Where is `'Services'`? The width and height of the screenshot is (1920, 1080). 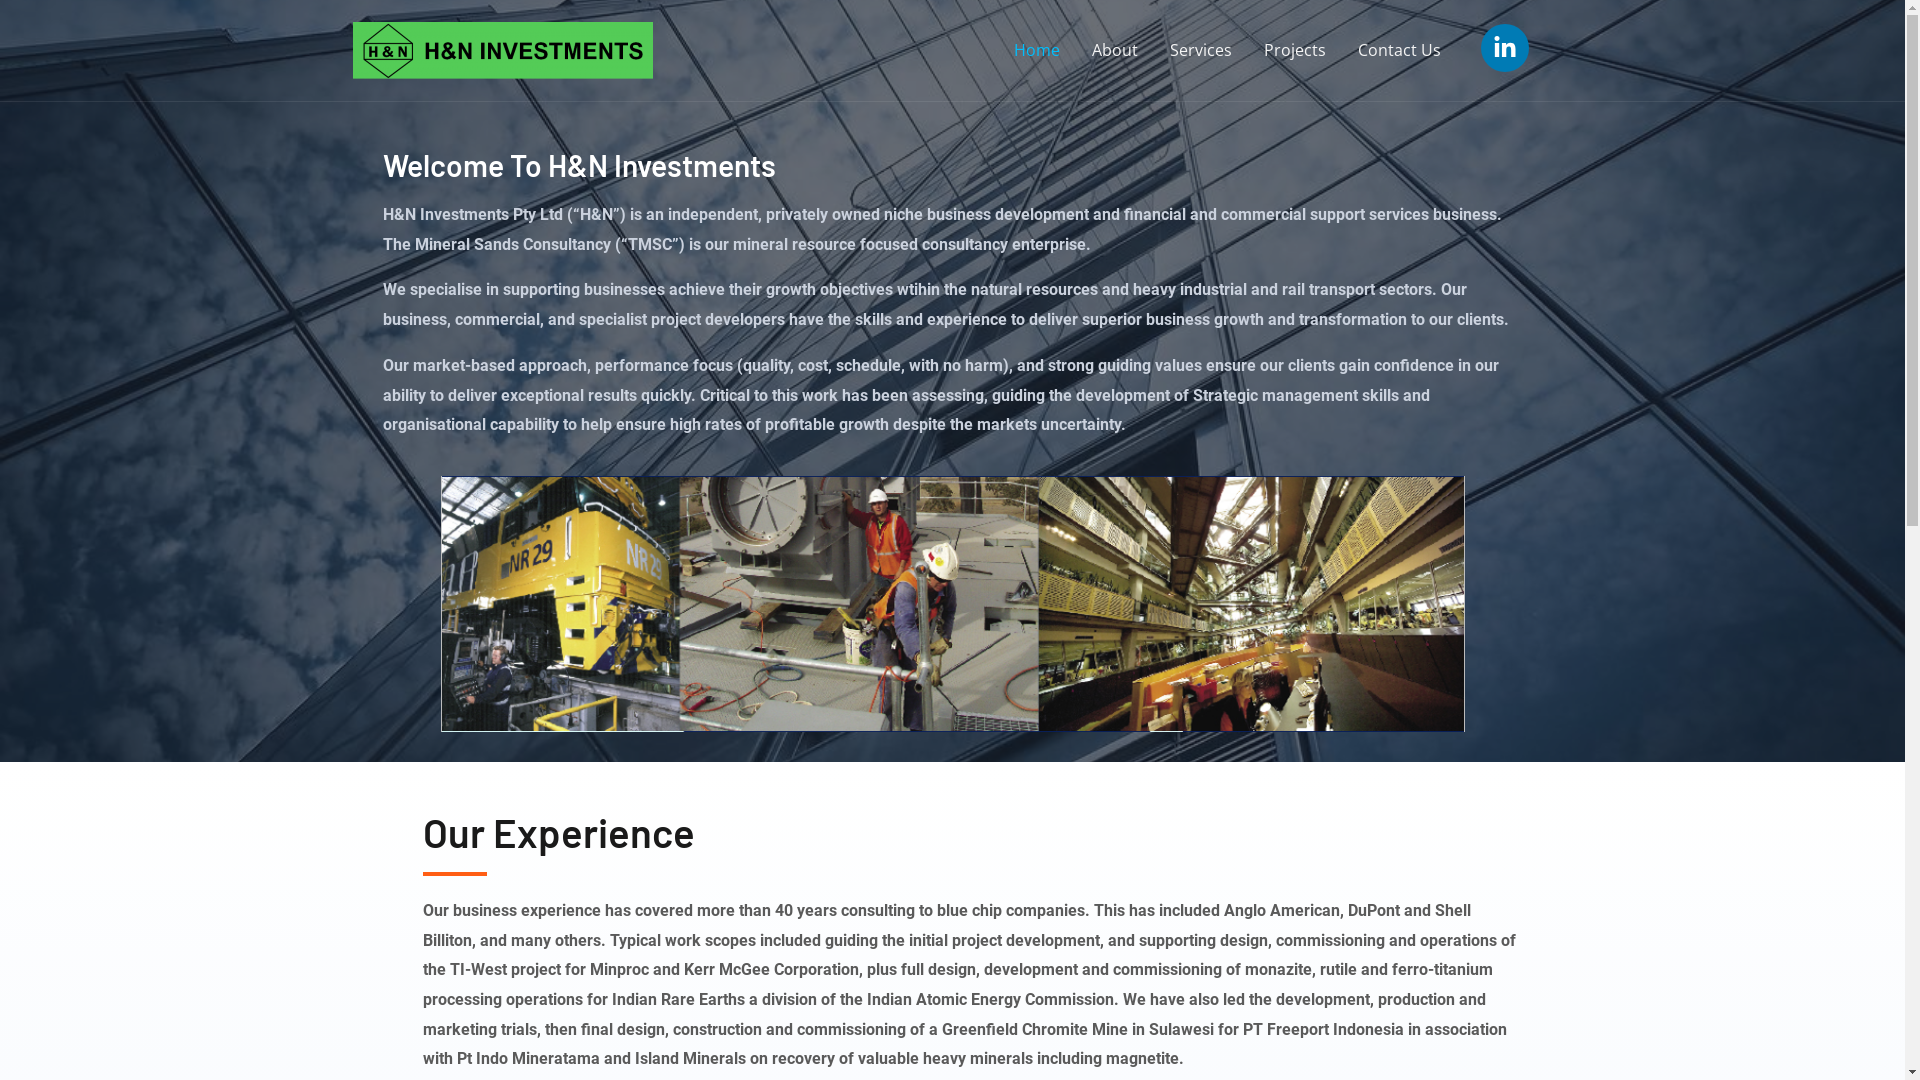
'Services' is located at coordinates (1200, 49).